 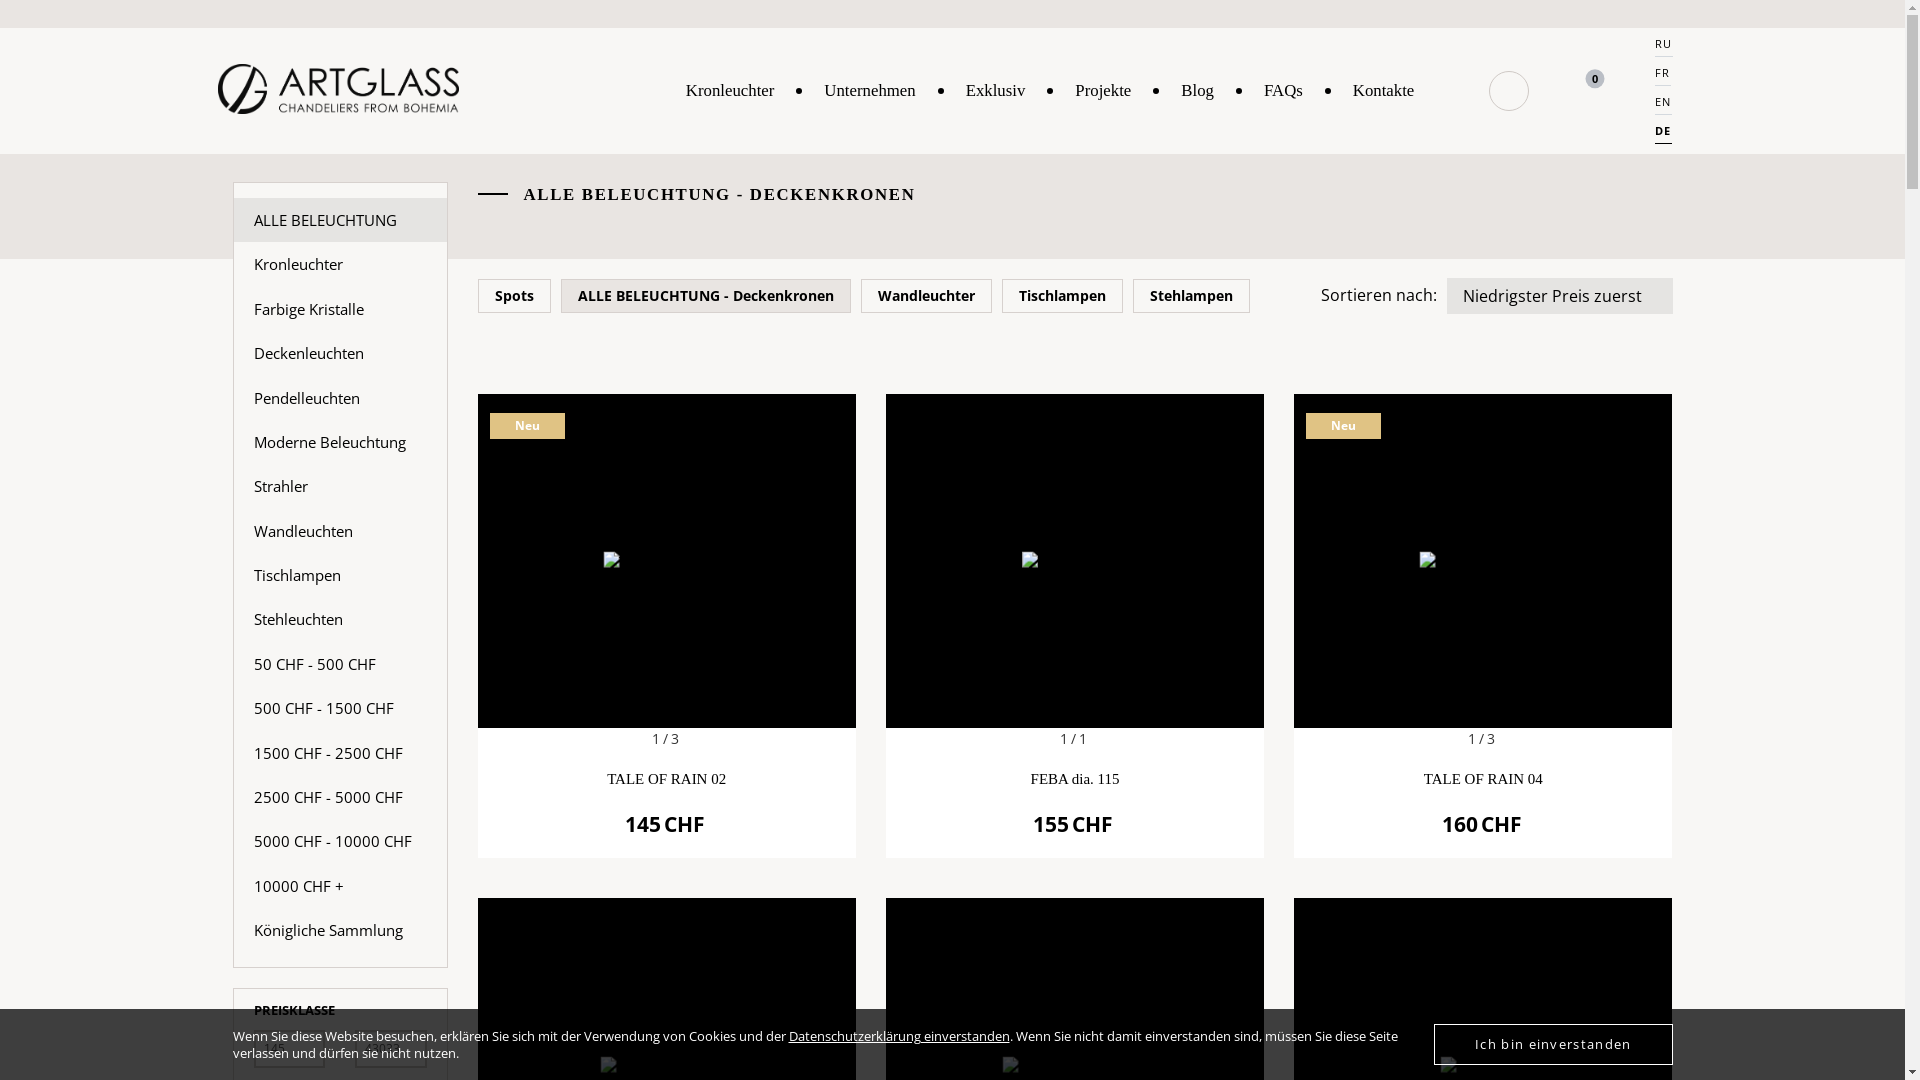 What do you see at coordinates (340, 441) in the screenshot?
I see `'Moderne Beleuchtung'` at bounding box center [340, 441].